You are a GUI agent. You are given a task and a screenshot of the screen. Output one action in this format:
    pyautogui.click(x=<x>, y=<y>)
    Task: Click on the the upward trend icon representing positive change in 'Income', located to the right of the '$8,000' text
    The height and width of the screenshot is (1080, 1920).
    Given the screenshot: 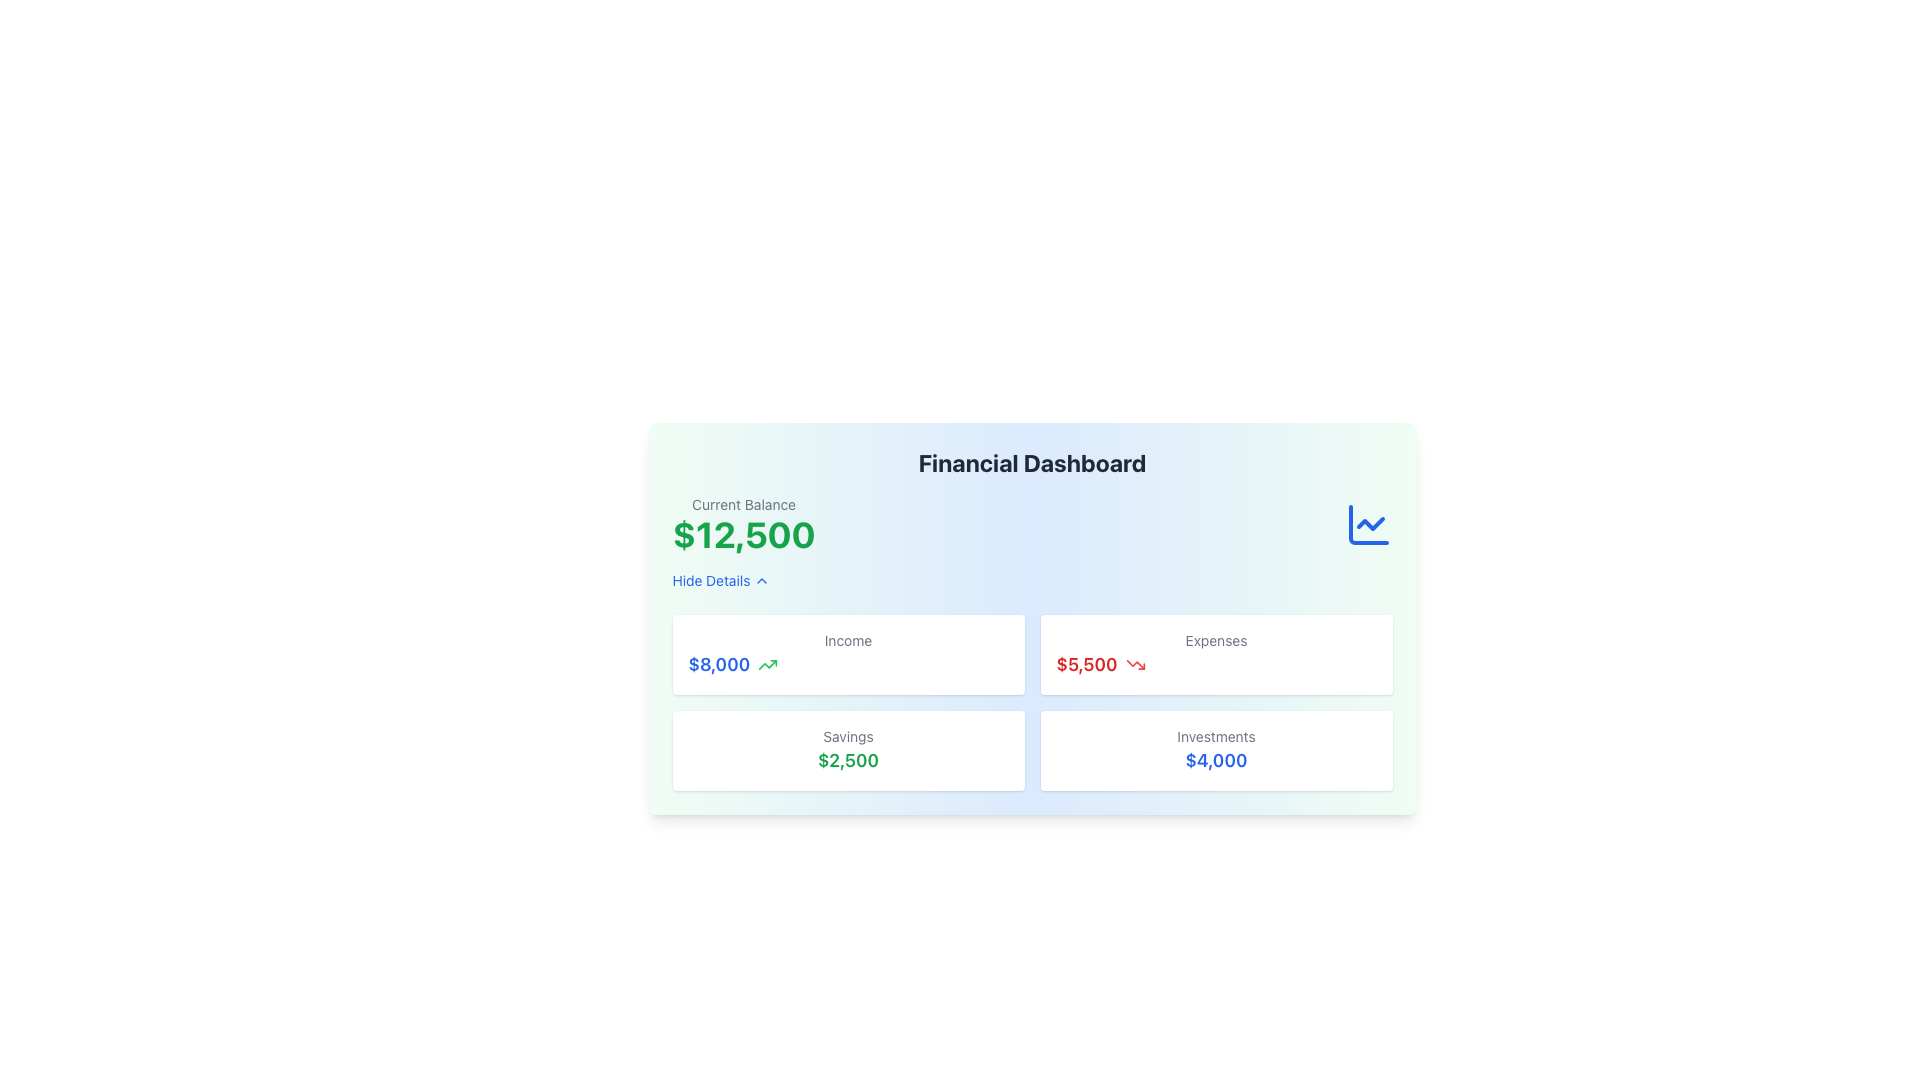 What is the action you would take?
    pyautogui.click(x=767, y=664)
    